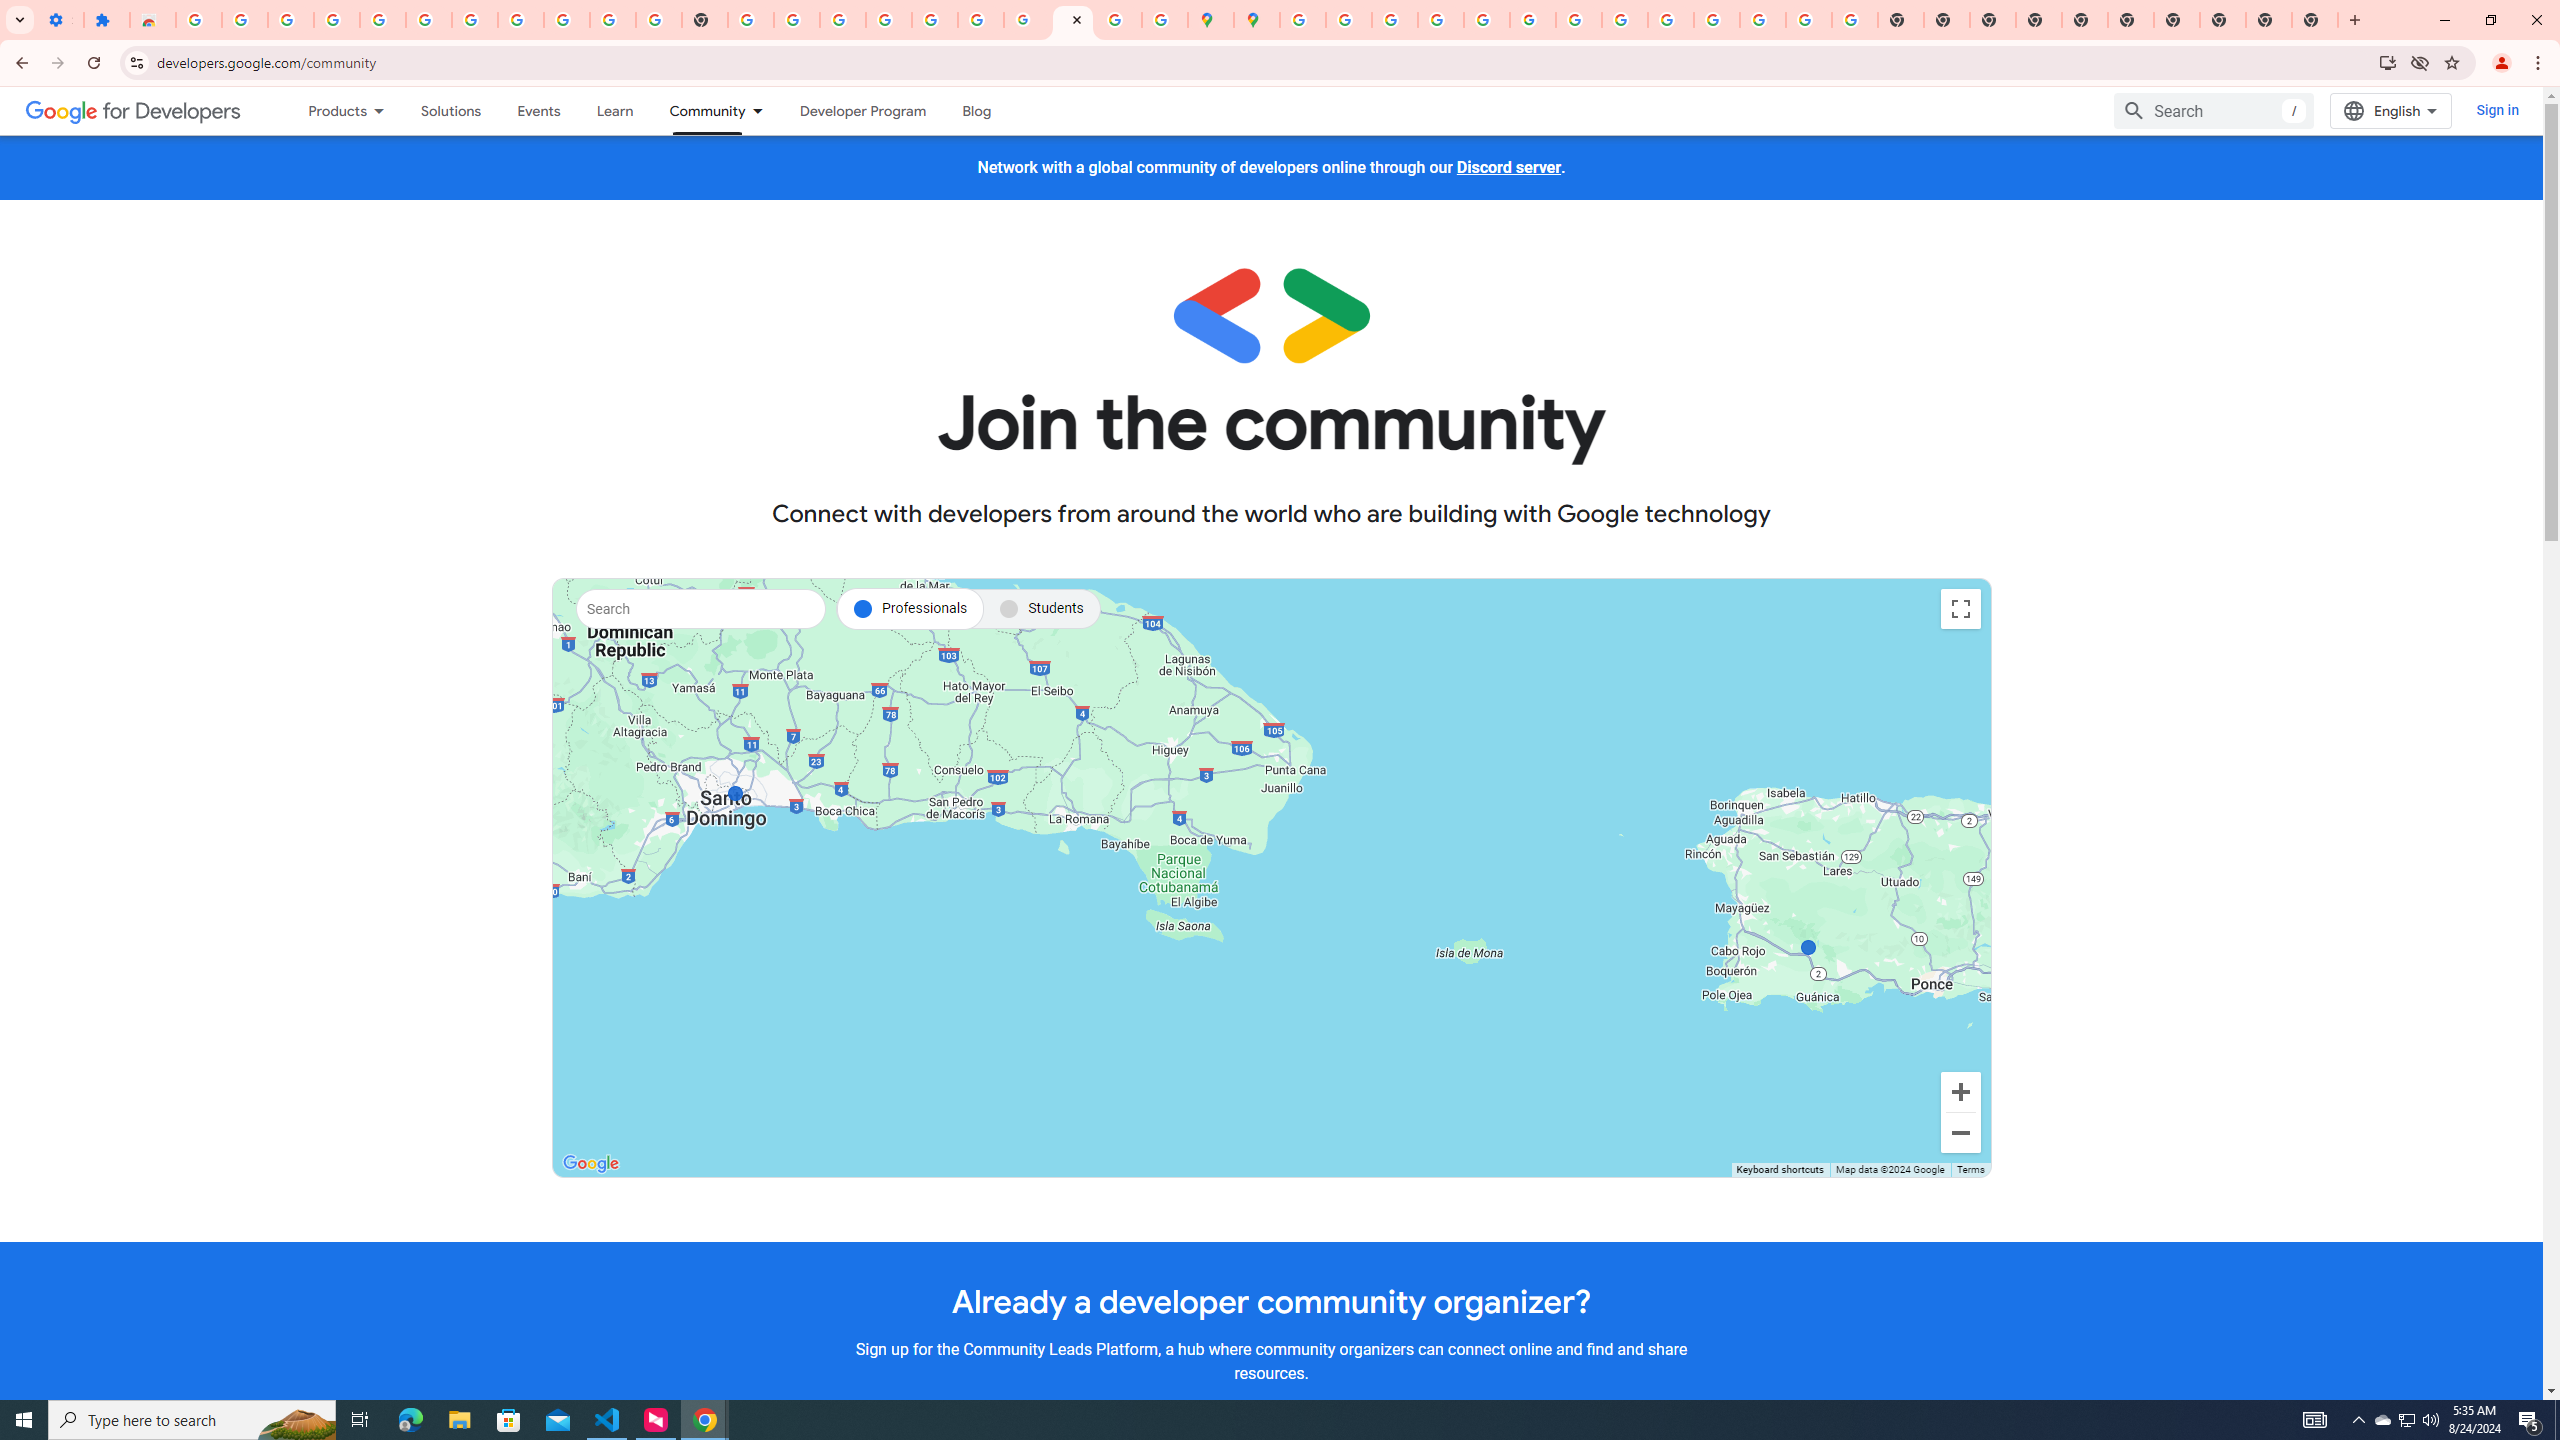 The image size is (2560, 1440). I want to click on 'Learning Catalog', so click(615, 110).